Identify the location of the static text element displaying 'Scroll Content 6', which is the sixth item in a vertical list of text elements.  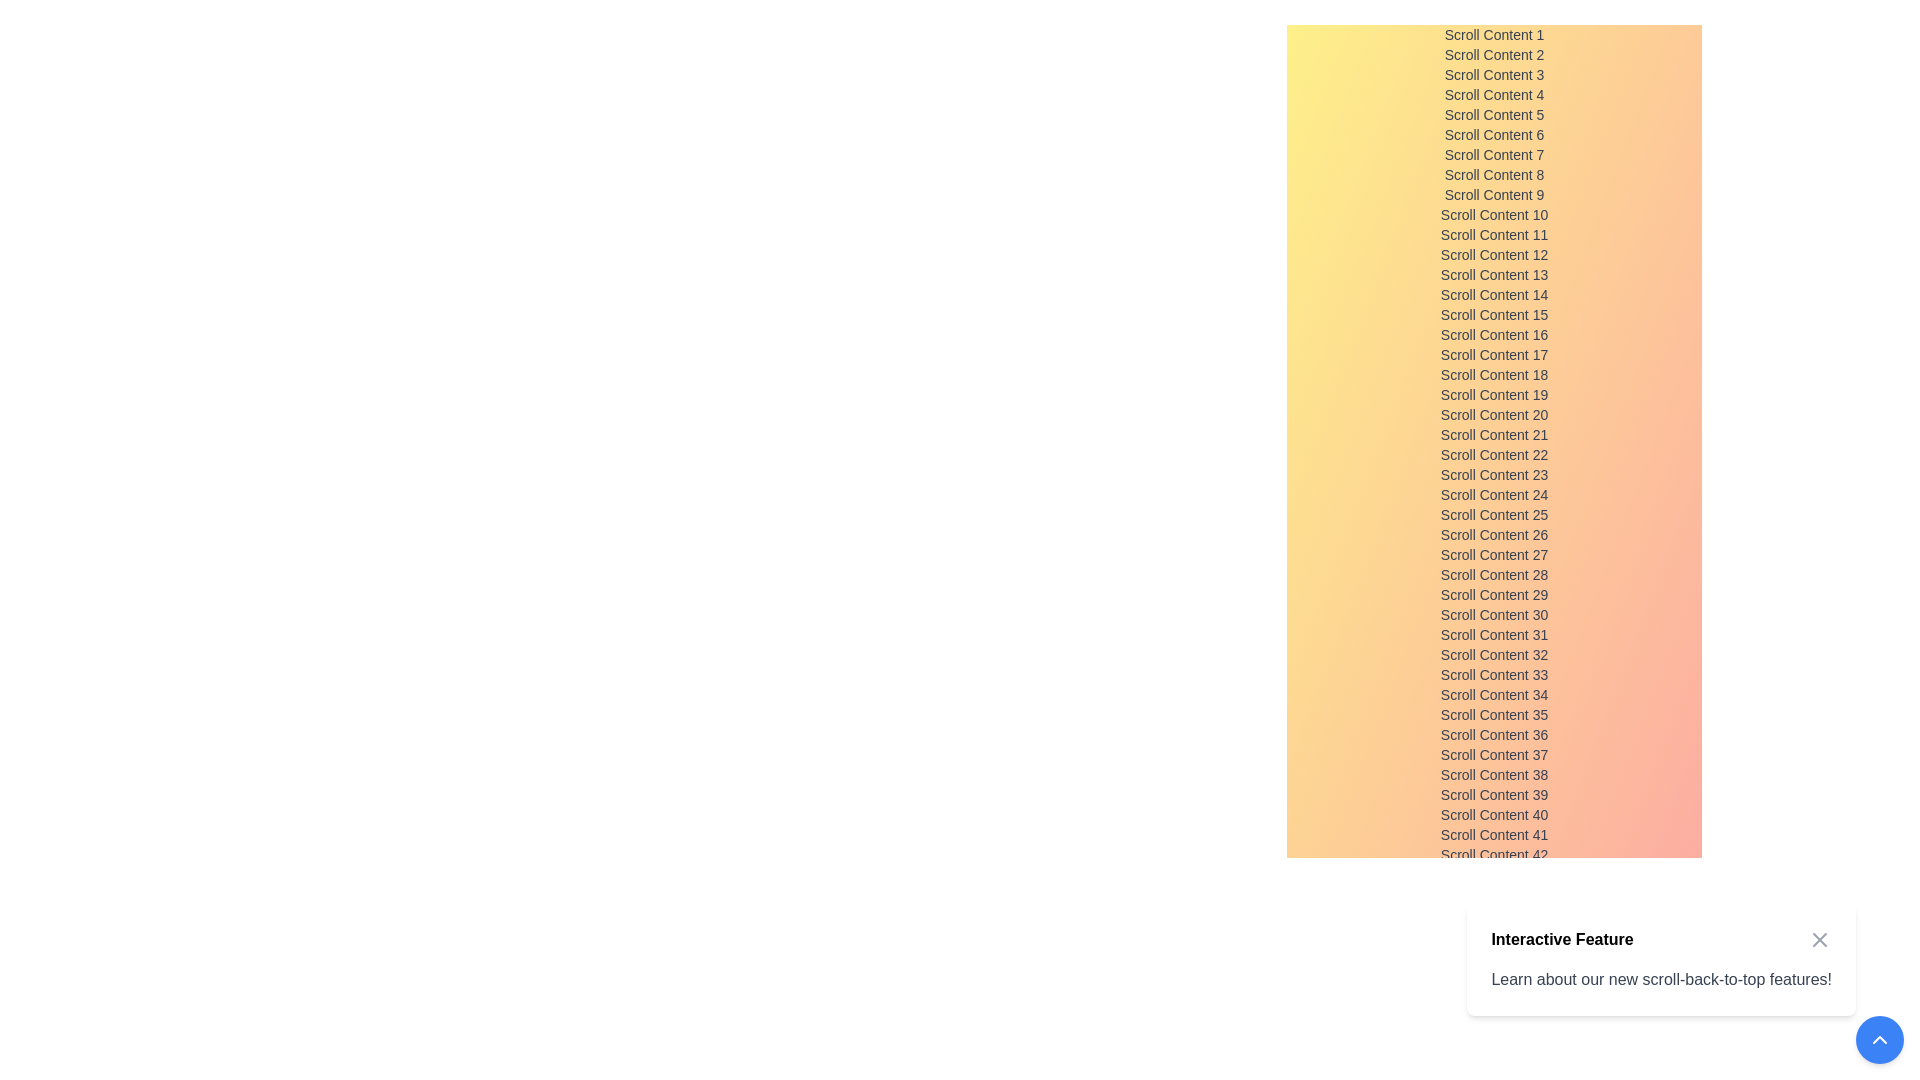
(1494, 135).